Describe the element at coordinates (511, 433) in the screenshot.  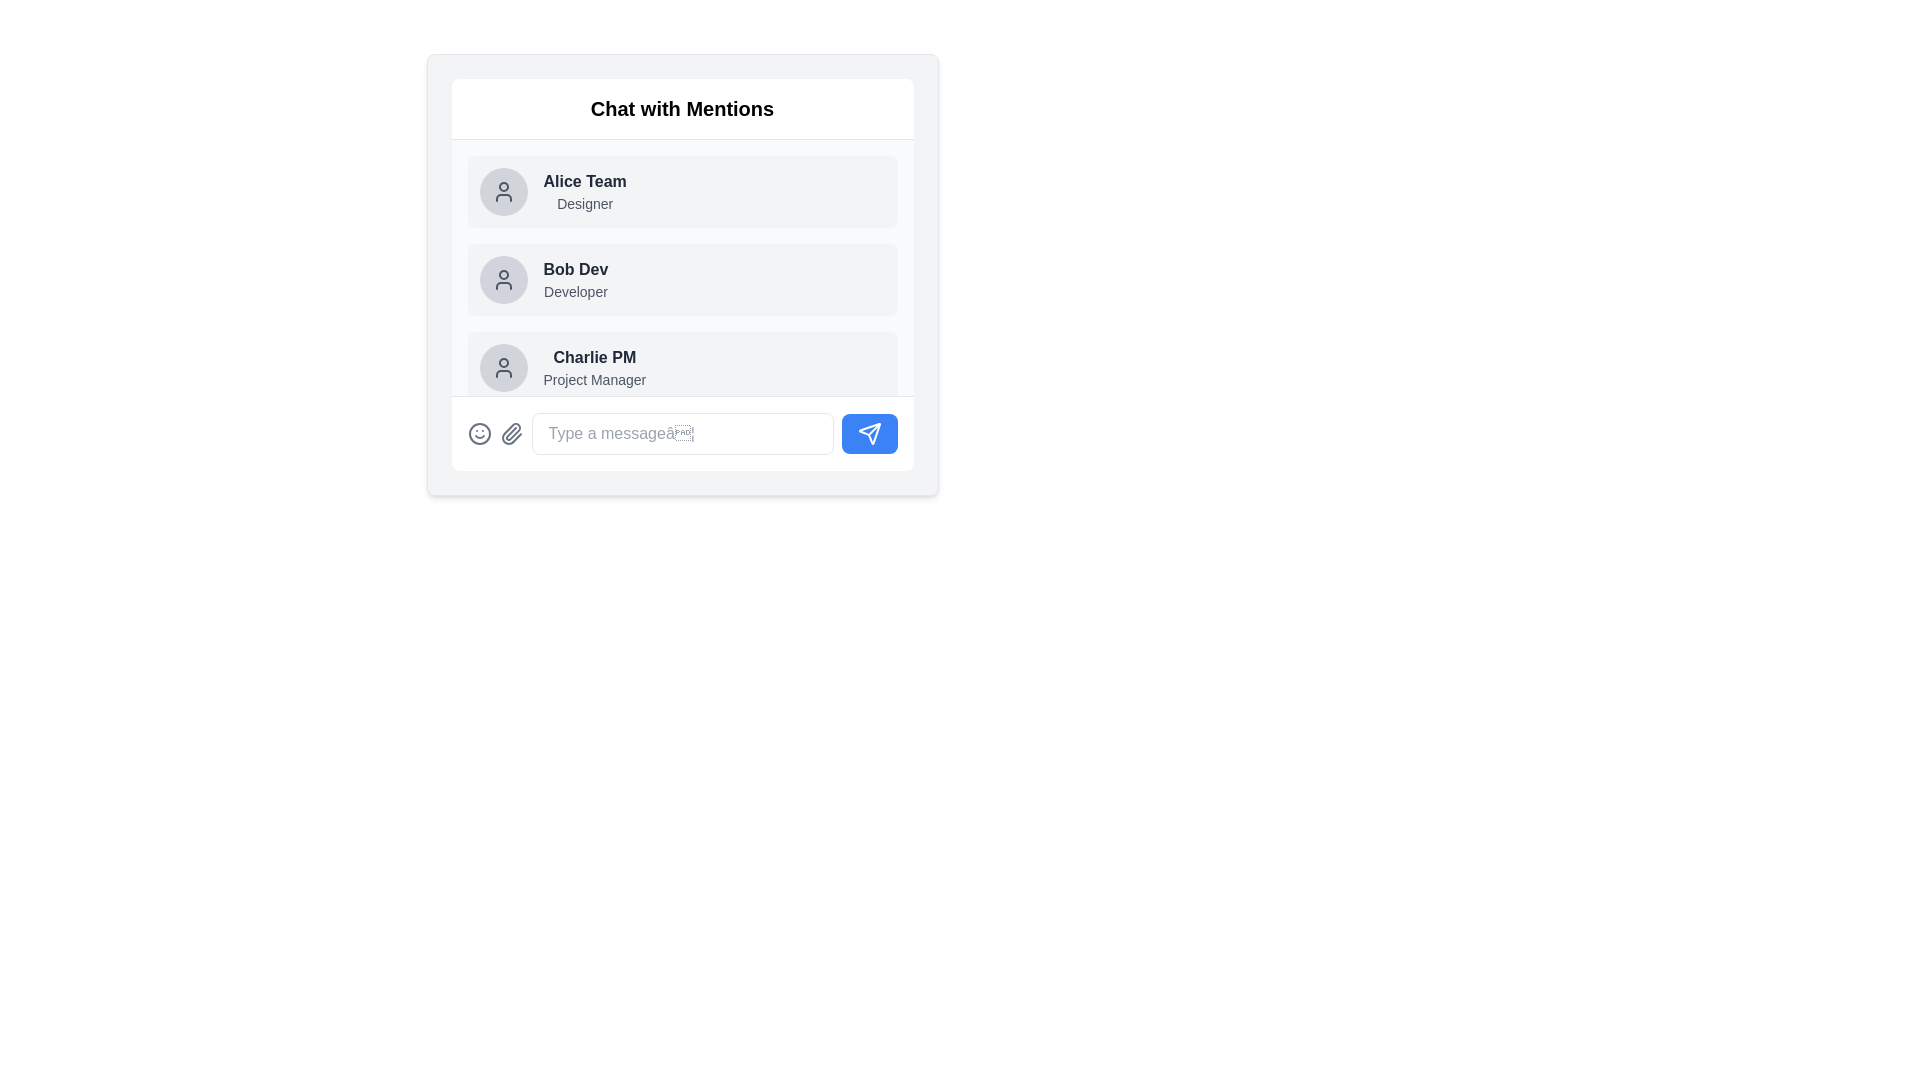
I see `the paperclip icon button located in the lower left corner of the chat interface` at that location.